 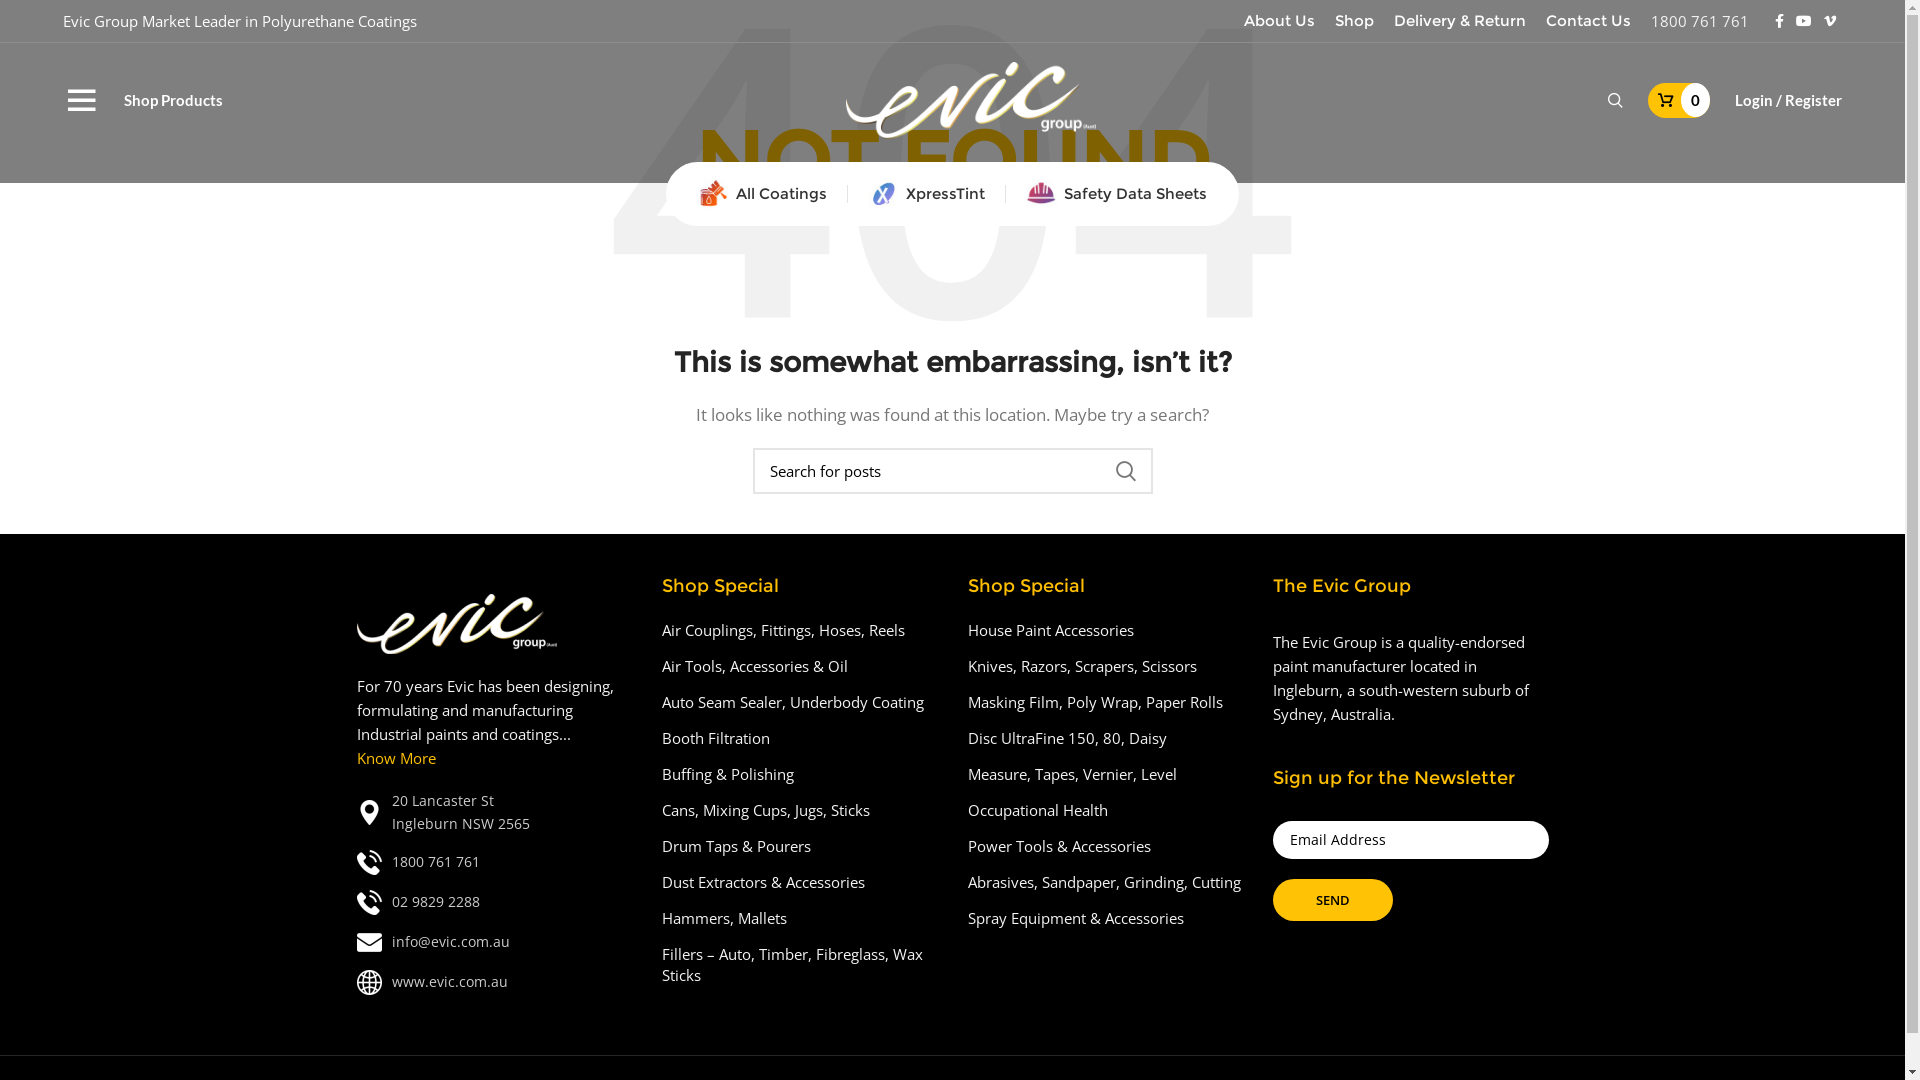 What do you see at coordinates (1038, 810) in the screenshot?
I see `'Occupational Health'` at bounding box center [1038, 810].